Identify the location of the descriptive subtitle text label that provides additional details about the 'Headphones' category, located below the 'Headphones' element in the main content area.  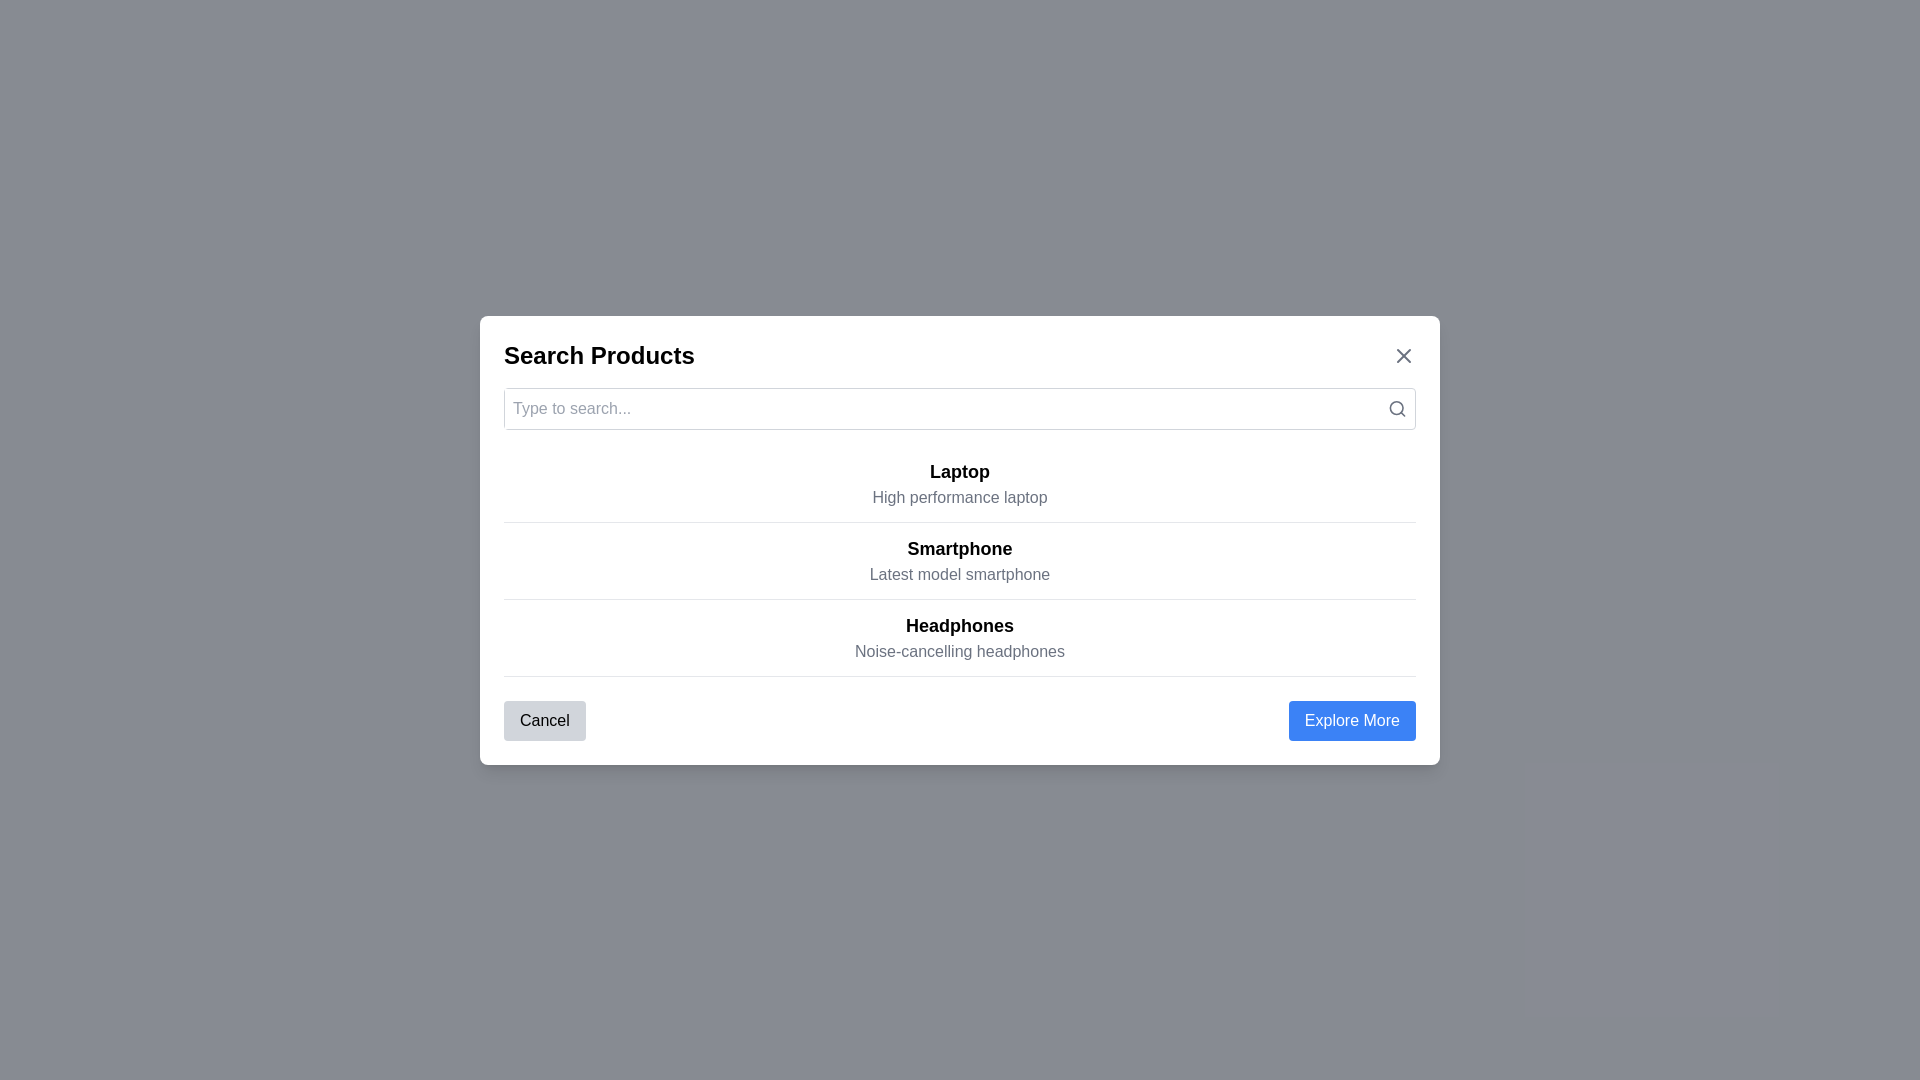
(960, 651).